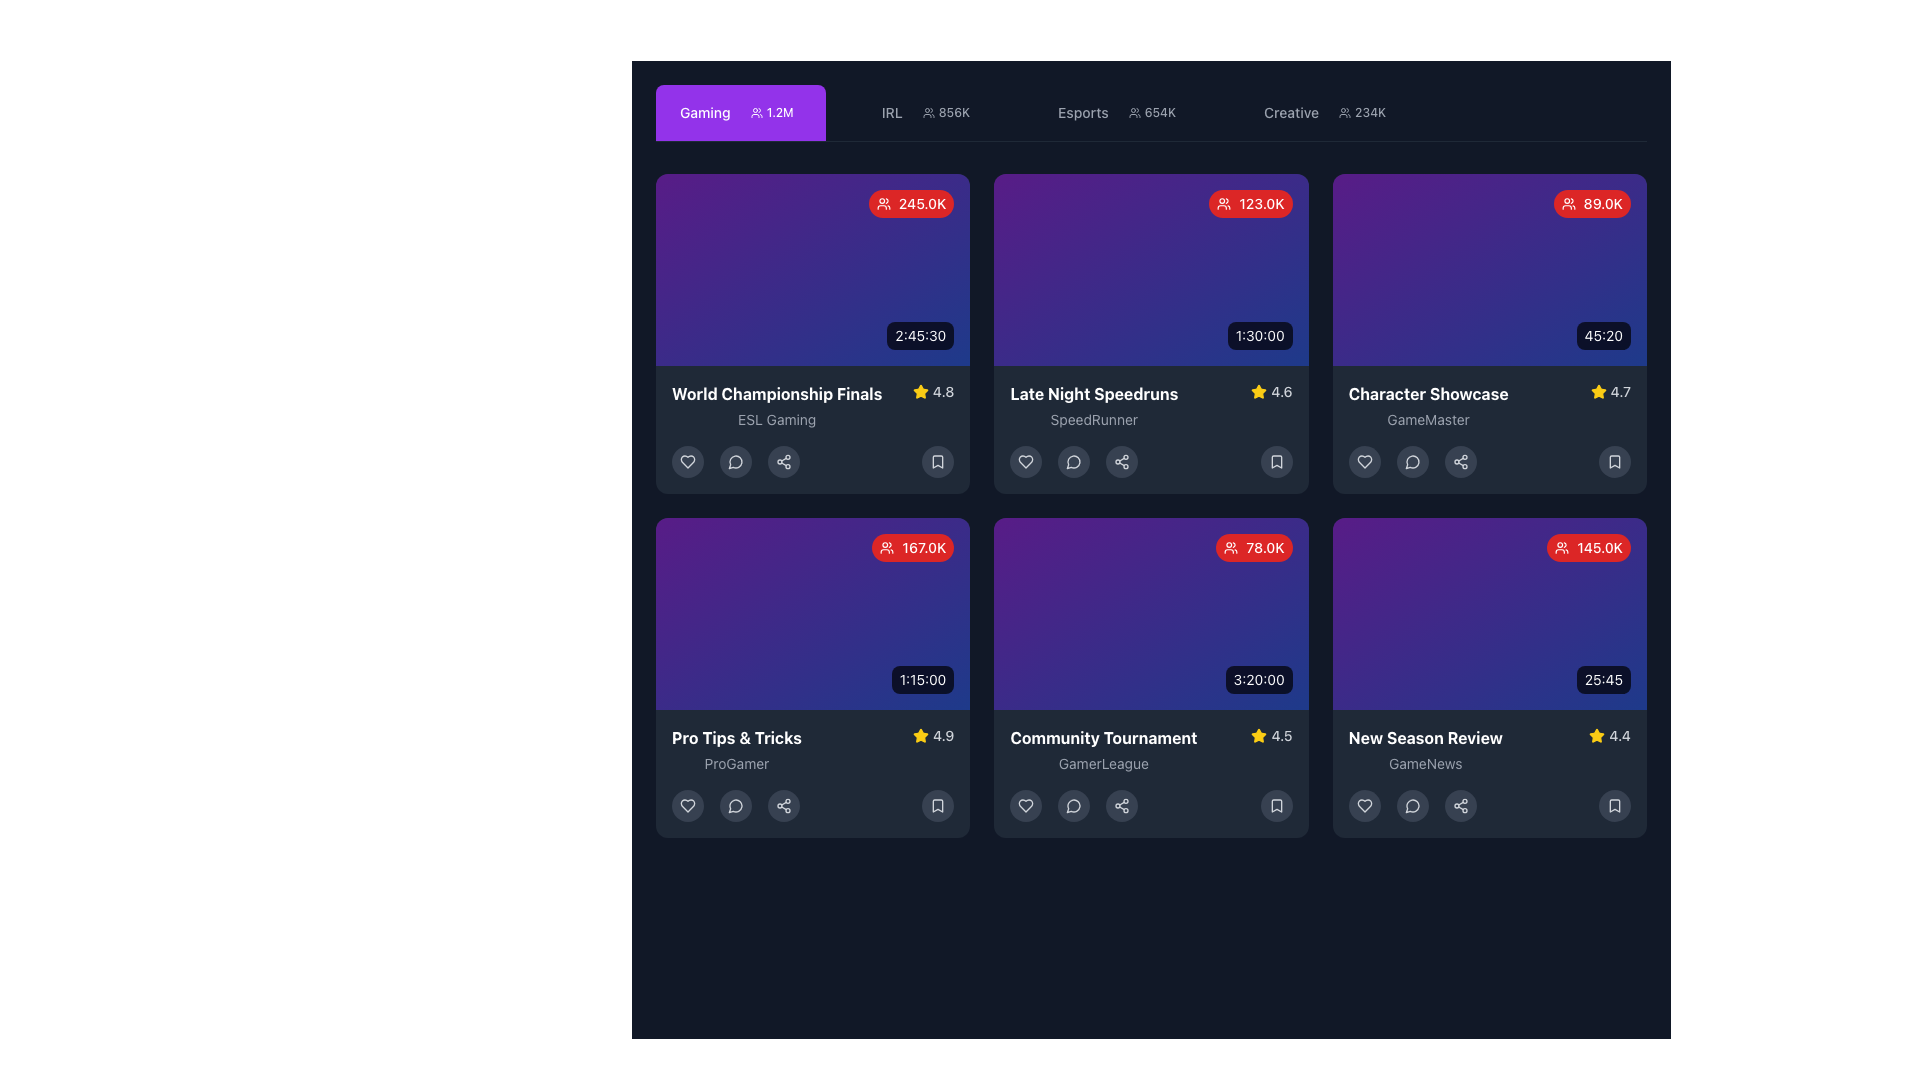 This screenshot has height=1080, width=1920. Describe the element at coordinates (1363, 462) in the screenshot. I see `the heart-shaped button located in the action bar of the 'Character Showcase' card to like or favorite the content` at that location.